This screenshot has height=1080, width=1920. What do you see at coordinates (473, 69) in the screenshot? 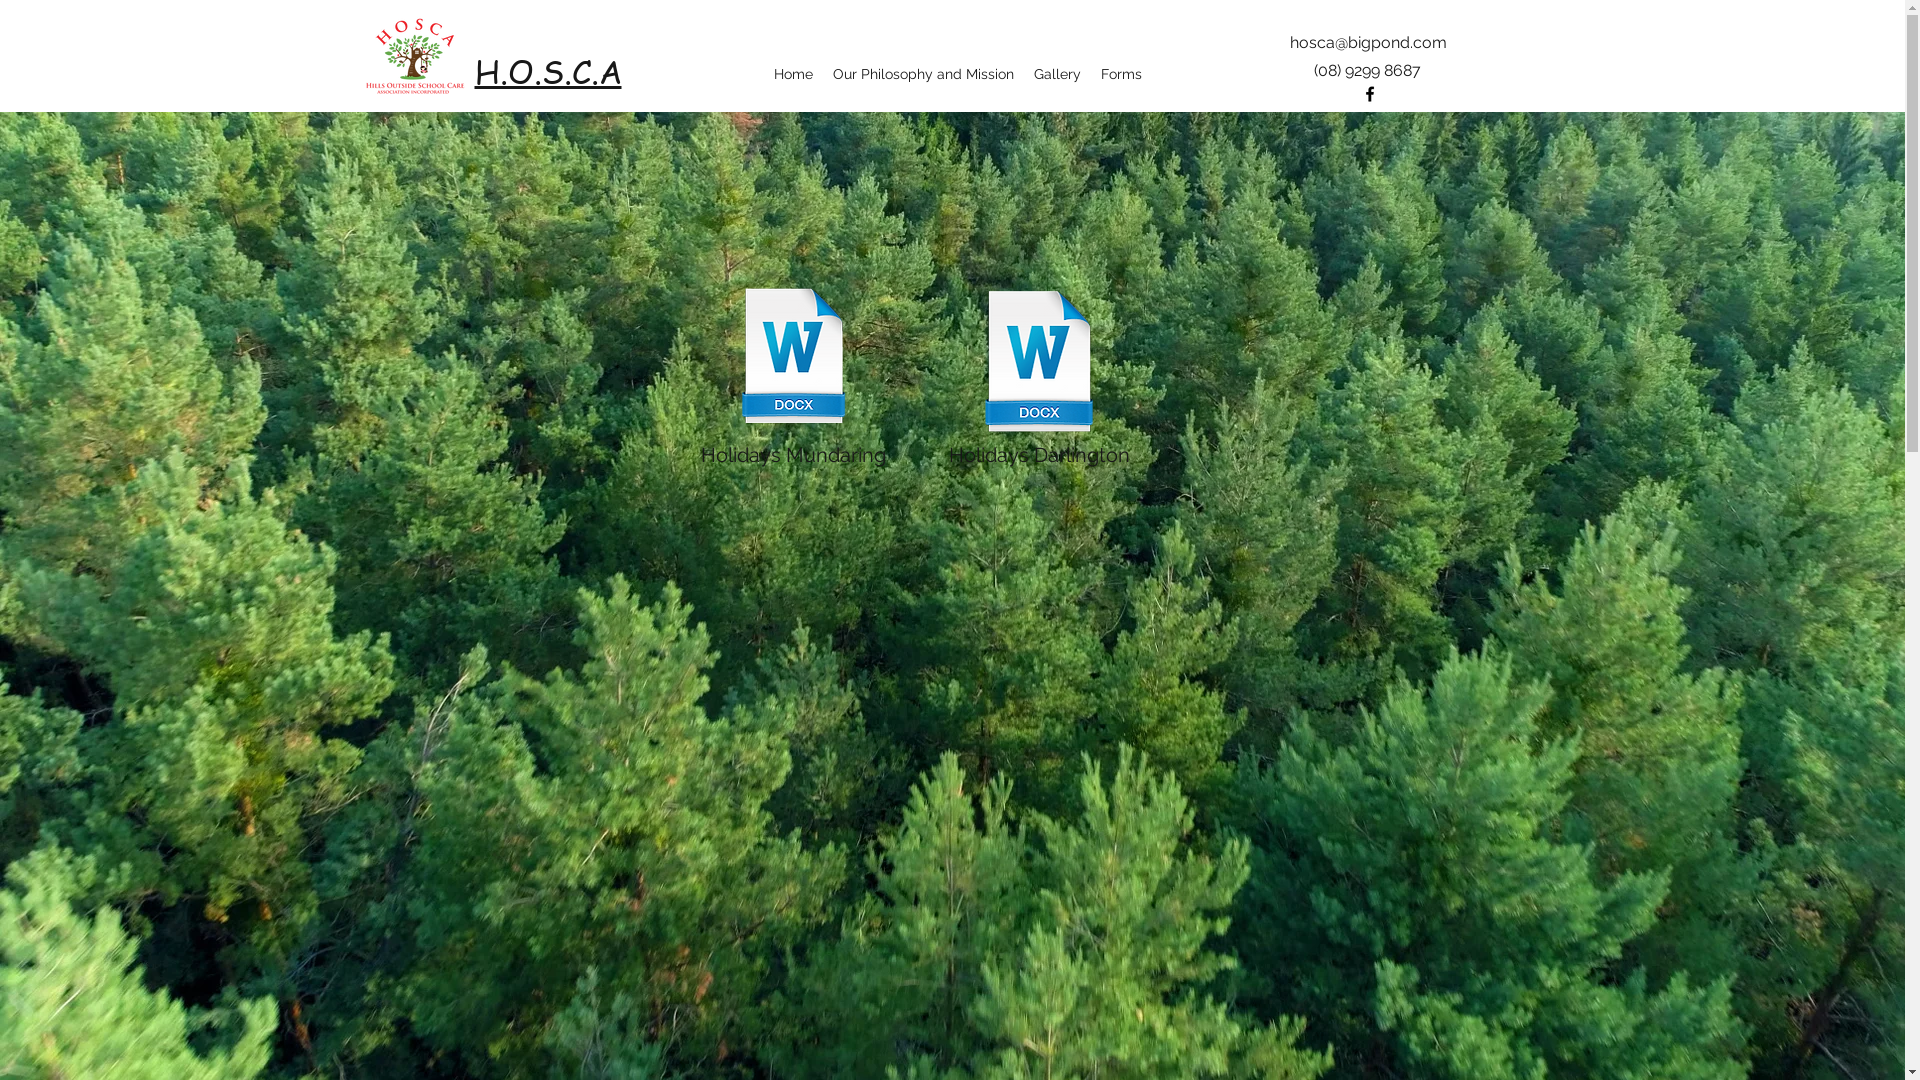
I see `'H.O.S.C.A'` at bounding box center [473, 69].